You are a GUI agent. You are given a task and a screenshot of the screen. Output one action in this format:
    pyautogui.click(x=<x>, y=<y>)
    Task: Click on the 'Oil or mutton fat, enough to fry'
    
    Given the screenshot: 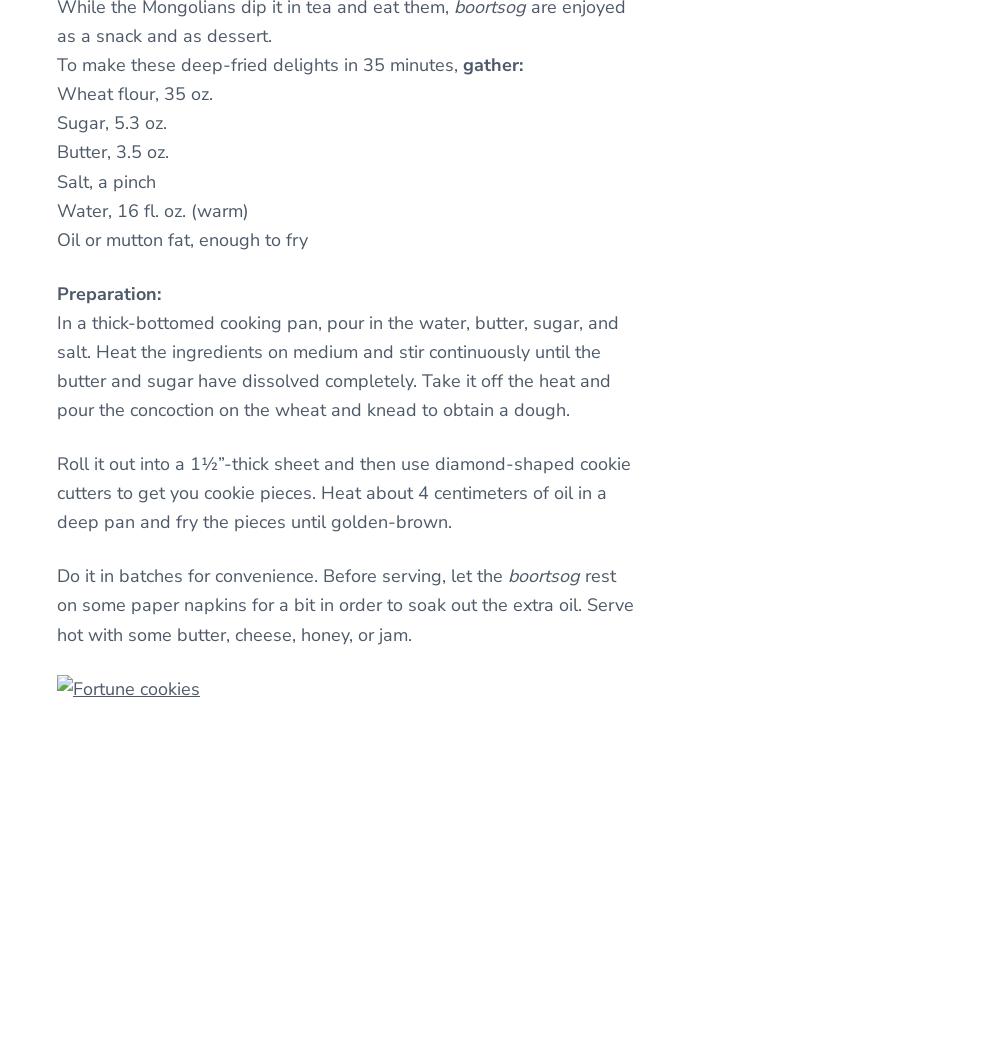 What is the action you would take?
    pyautogui.click(x=182, y=238)
    